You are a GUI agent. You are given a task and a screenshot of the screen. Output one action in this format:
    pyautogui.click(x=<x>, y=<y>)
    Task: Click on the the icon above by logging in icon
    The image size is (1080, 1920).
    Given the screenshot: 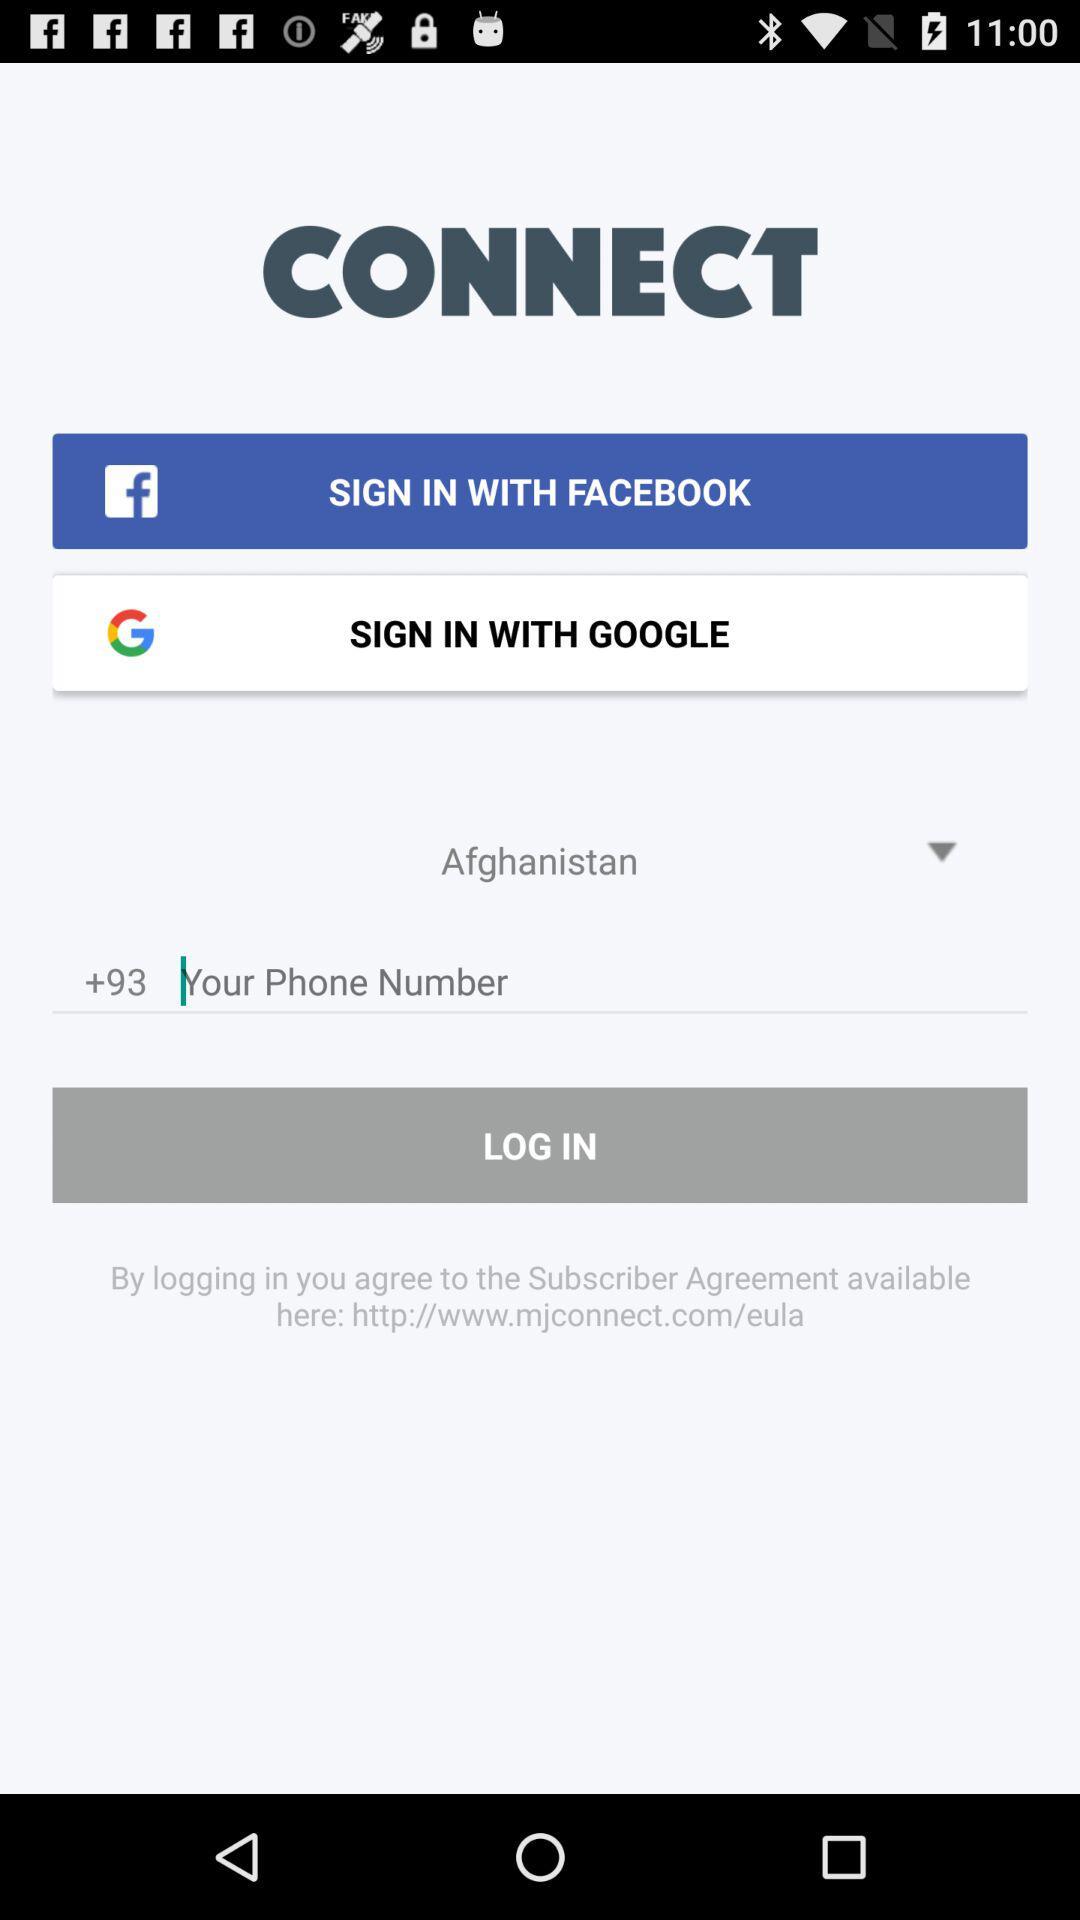 What is the action you would take?
    pyautogui.click(x=540, y=1145)
    